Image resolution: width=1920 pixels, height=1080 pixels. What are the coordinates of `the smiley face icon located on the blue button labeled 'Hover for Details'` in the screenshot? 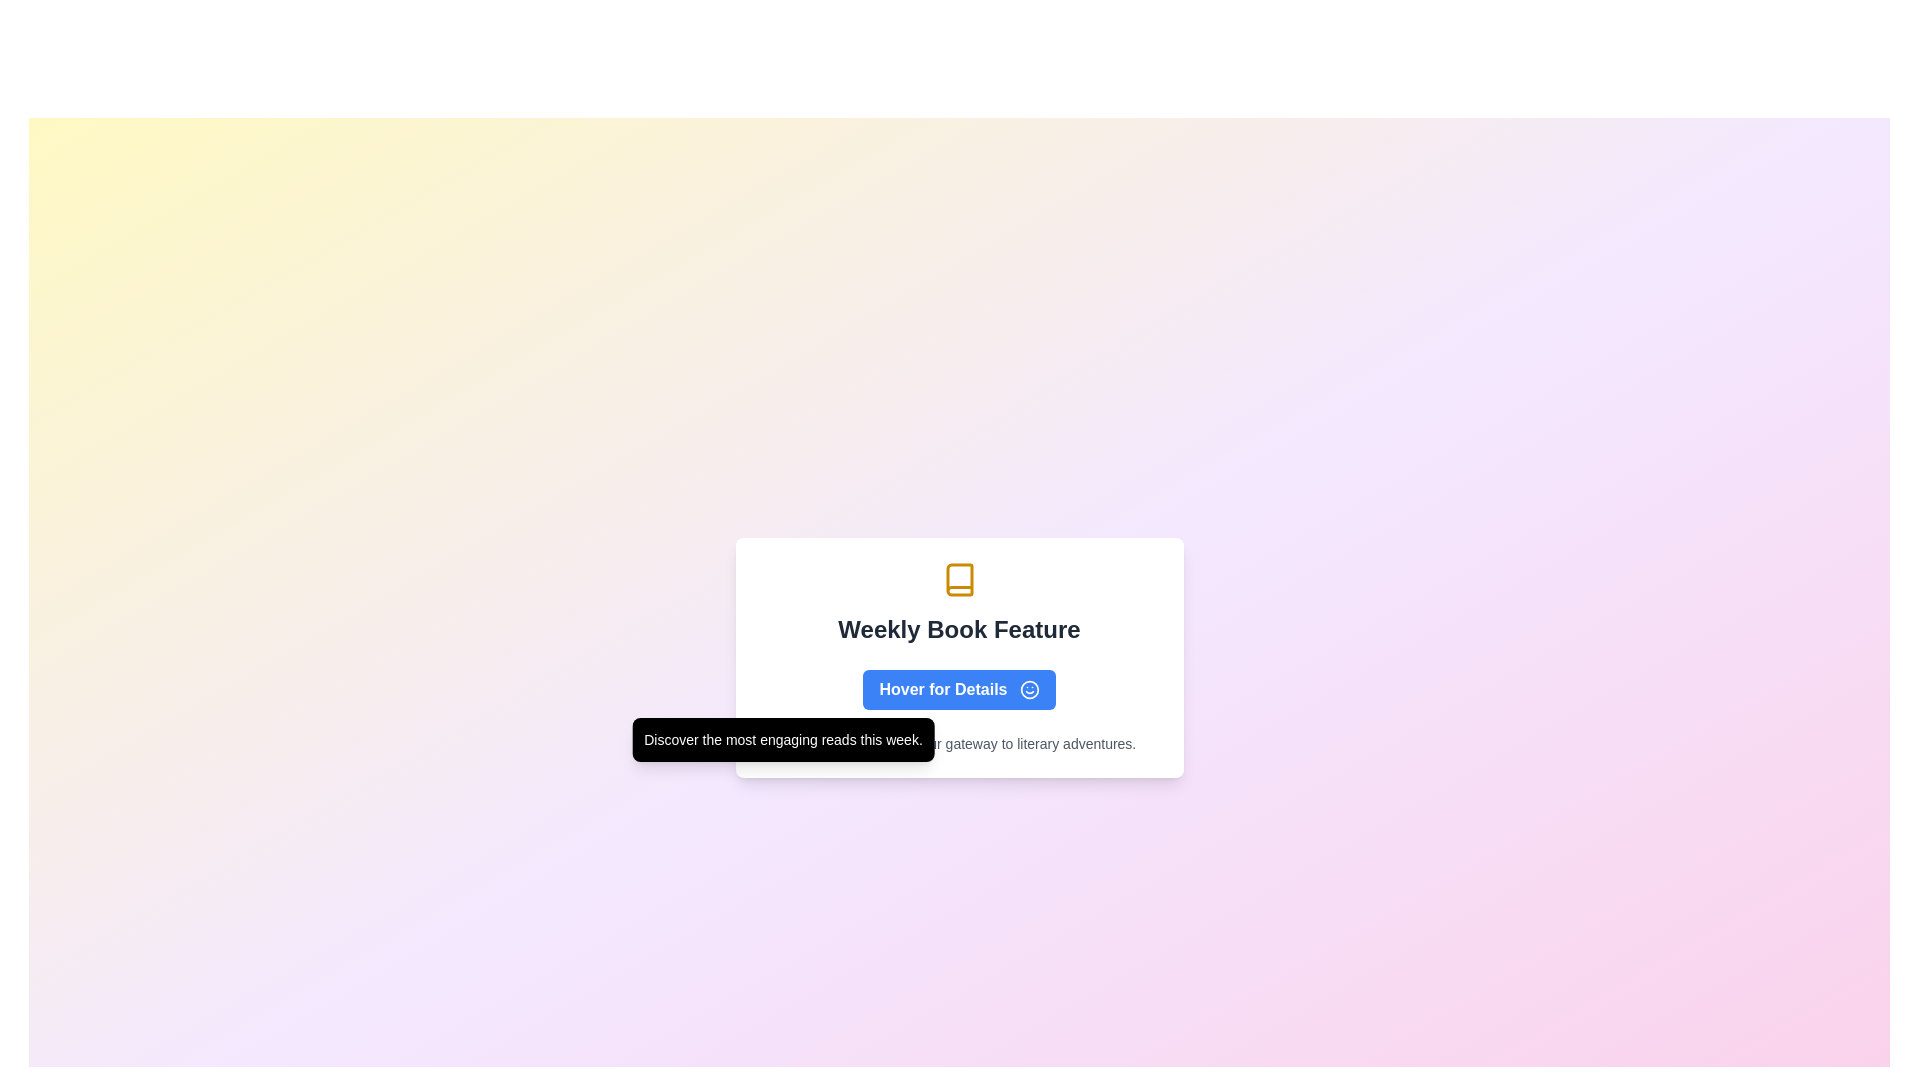 It's located at (1029, 689).